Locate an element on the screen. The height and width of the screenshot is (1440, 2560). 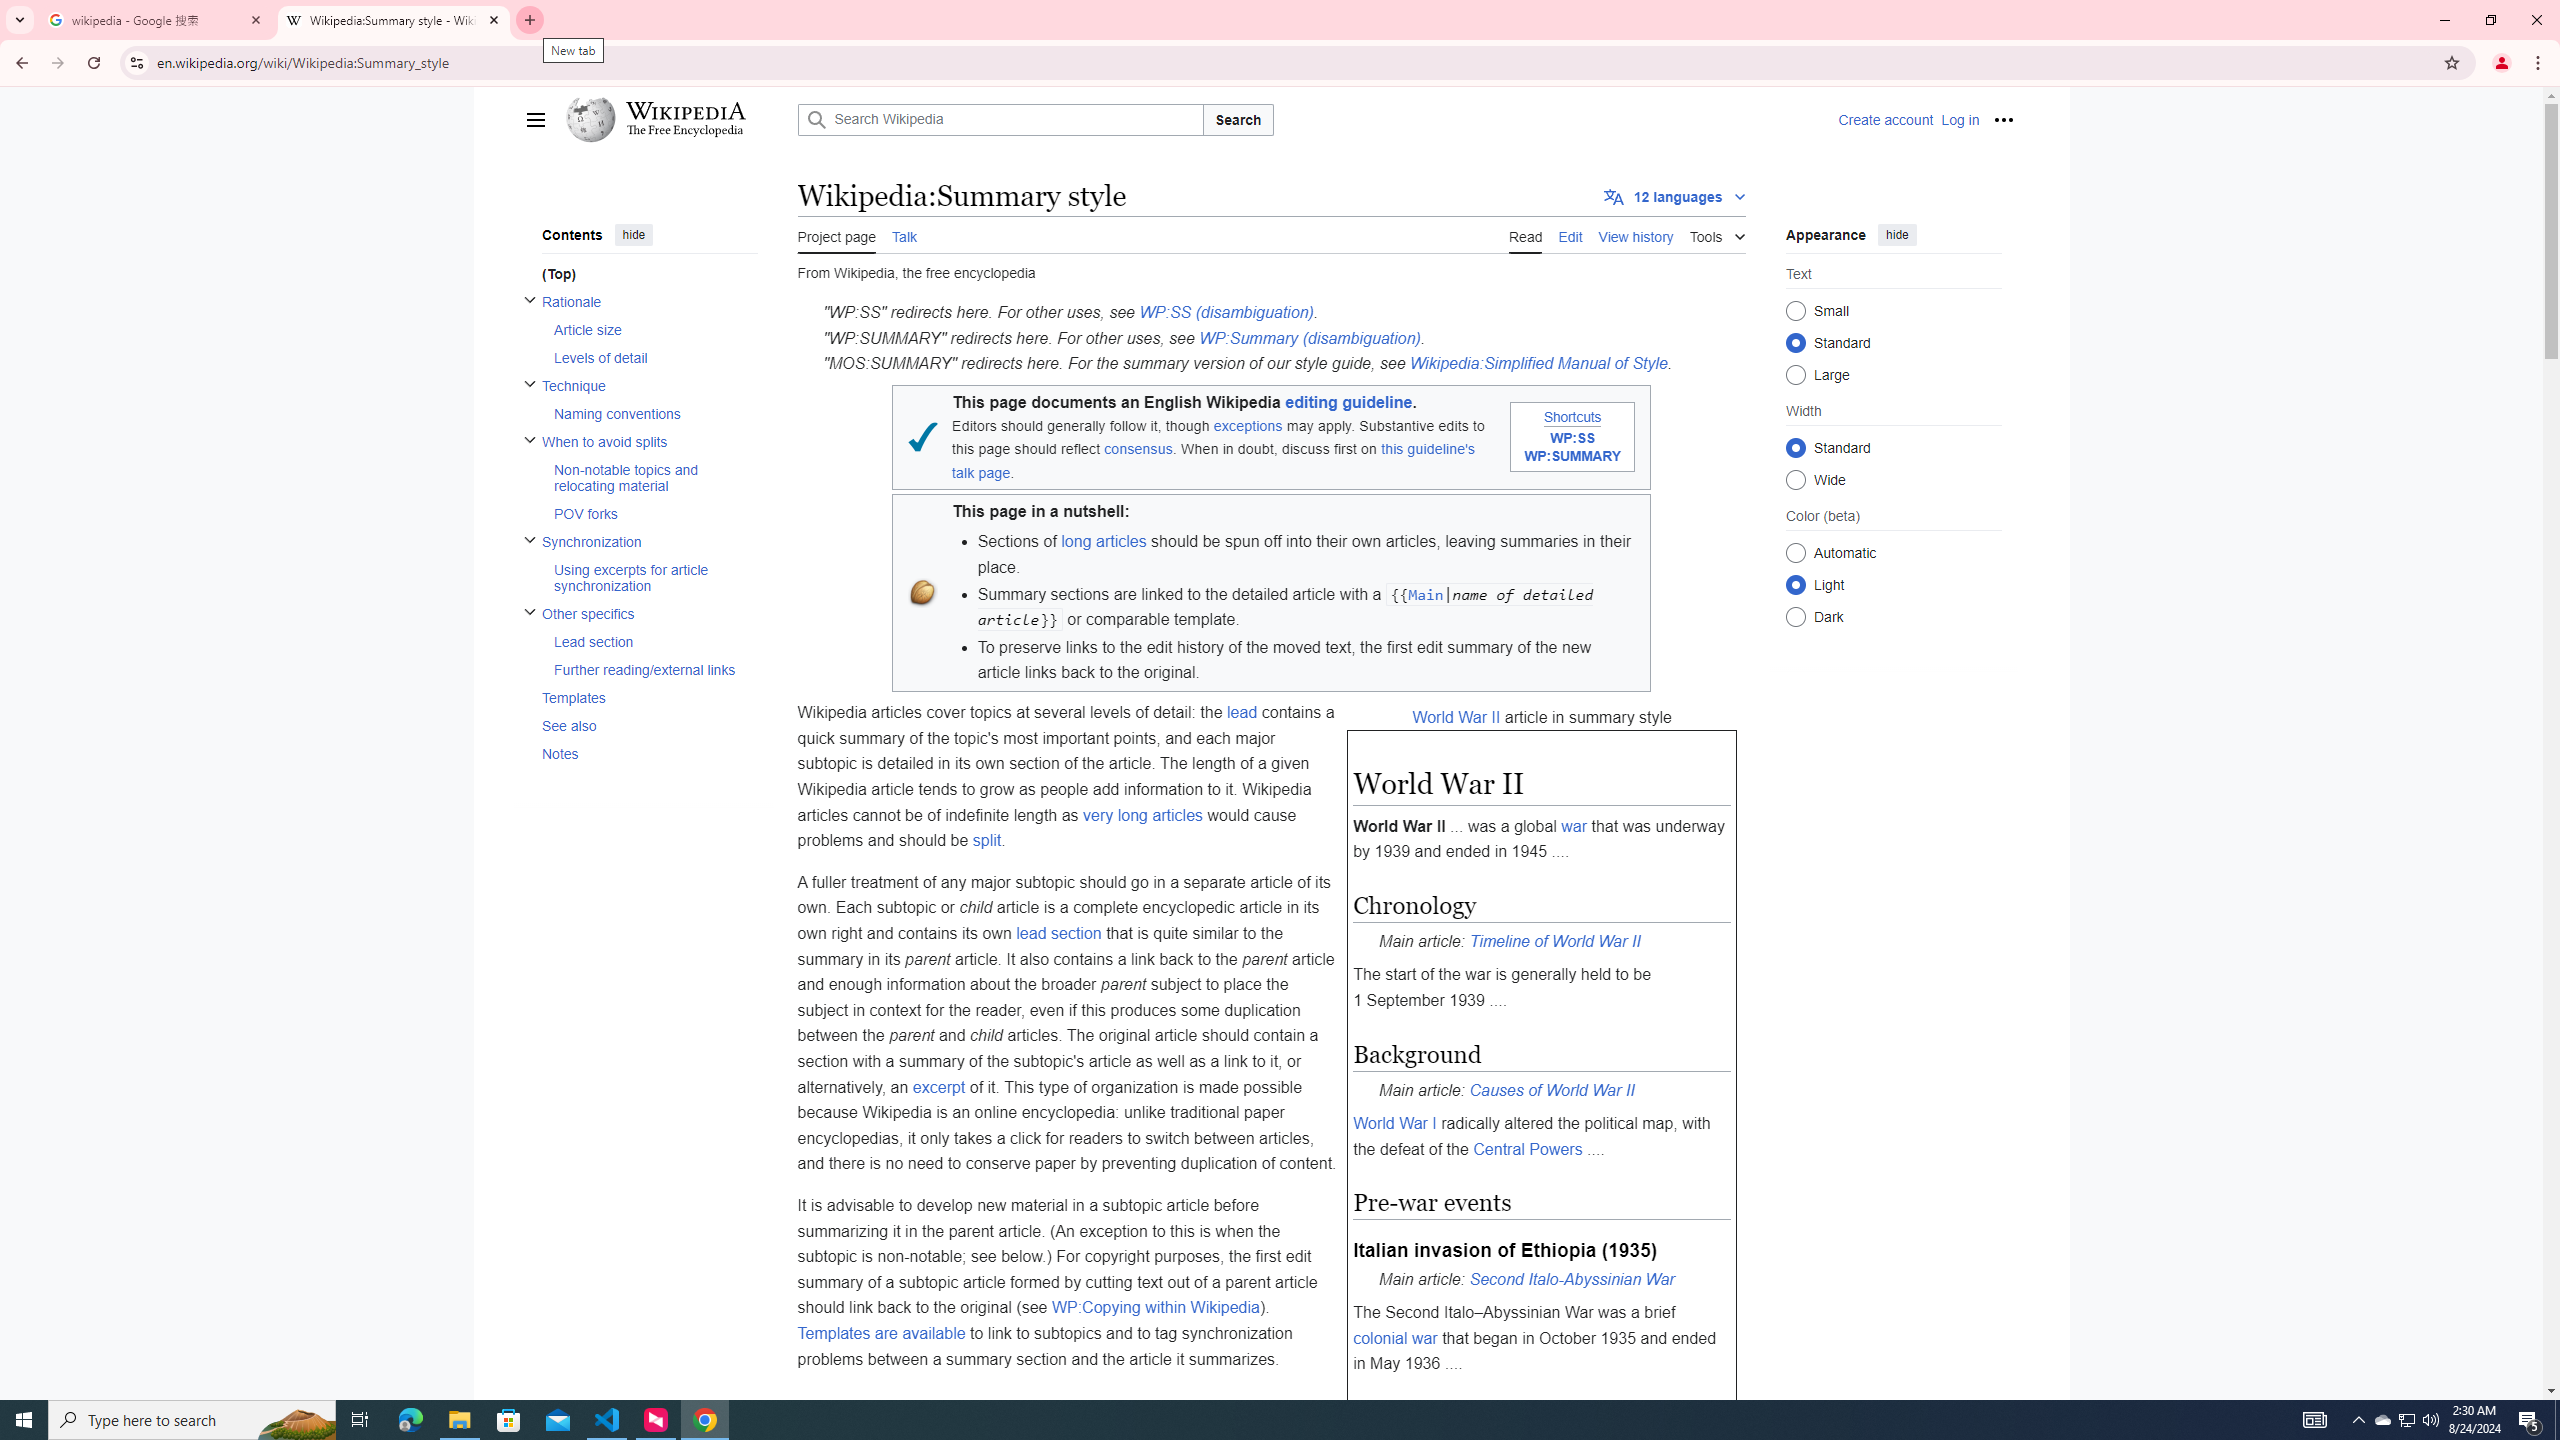
'Talk' is located at coordinates (904, 233).